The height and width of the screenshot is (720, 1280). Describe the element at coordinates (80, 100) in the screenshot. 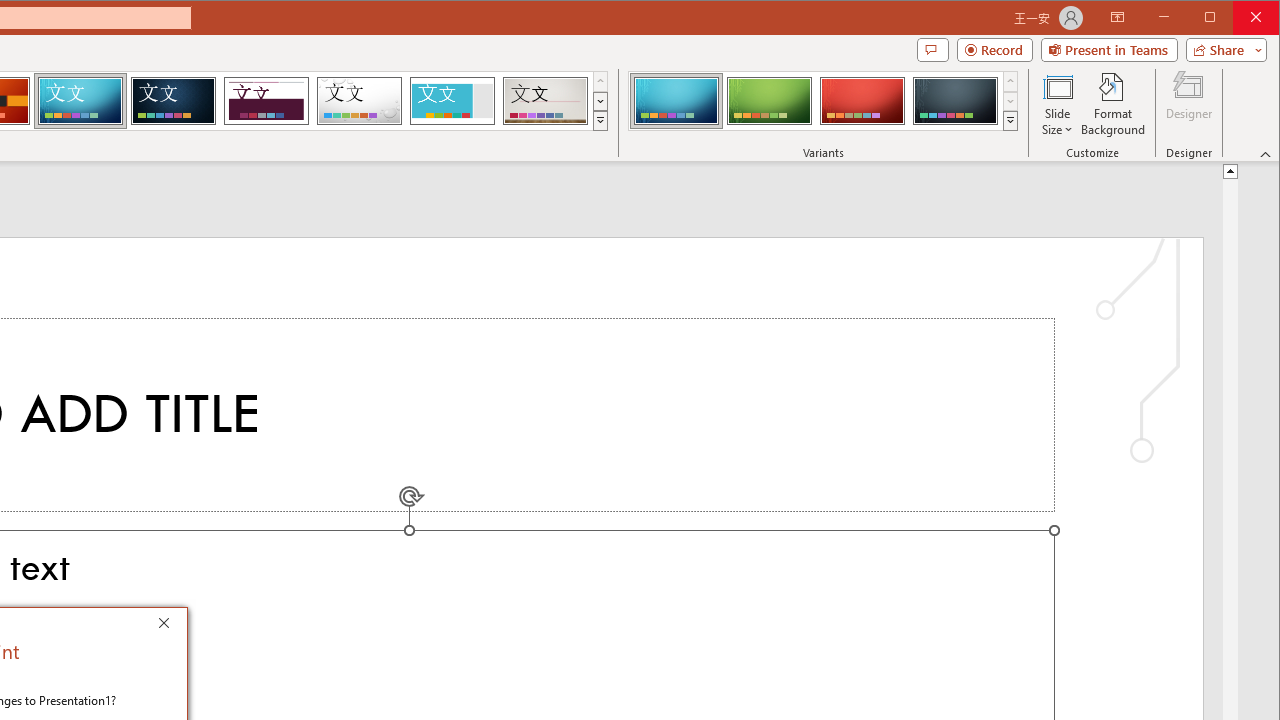

I see `'Circuit'` at that location.